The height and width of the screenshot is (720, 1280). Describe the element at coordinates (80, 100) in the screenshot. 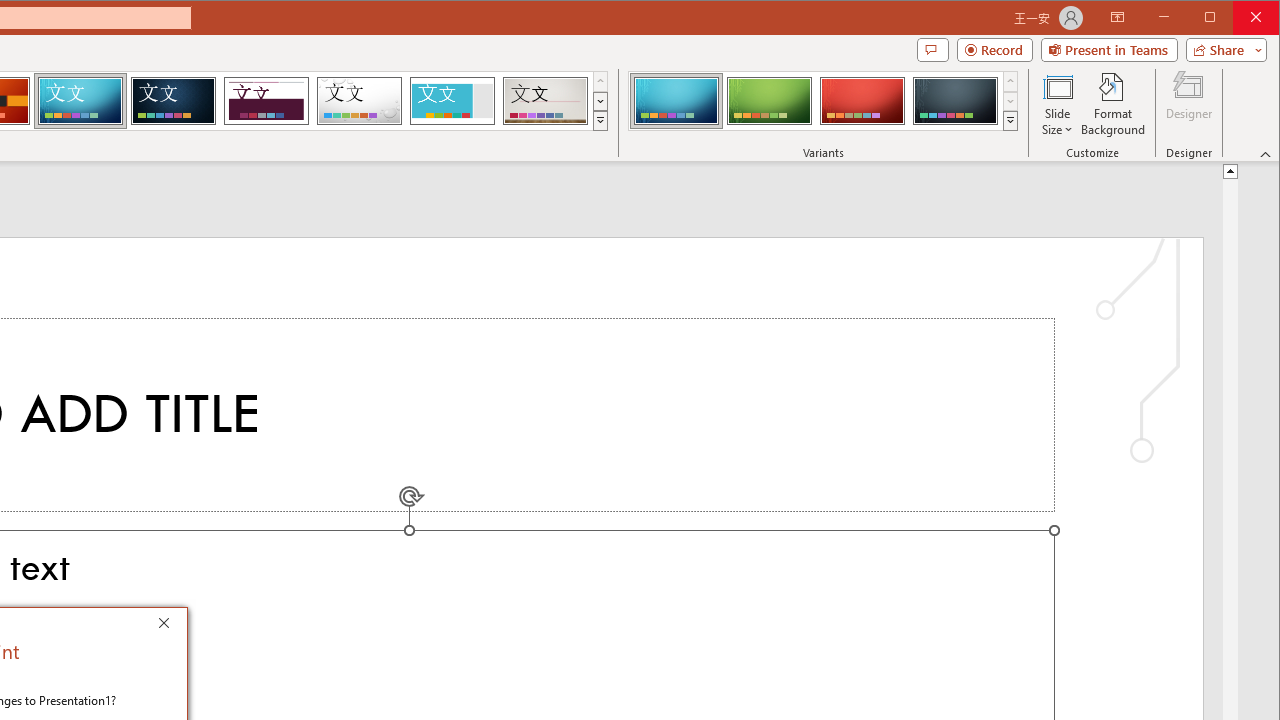

I see `'Circuit'` at that location.